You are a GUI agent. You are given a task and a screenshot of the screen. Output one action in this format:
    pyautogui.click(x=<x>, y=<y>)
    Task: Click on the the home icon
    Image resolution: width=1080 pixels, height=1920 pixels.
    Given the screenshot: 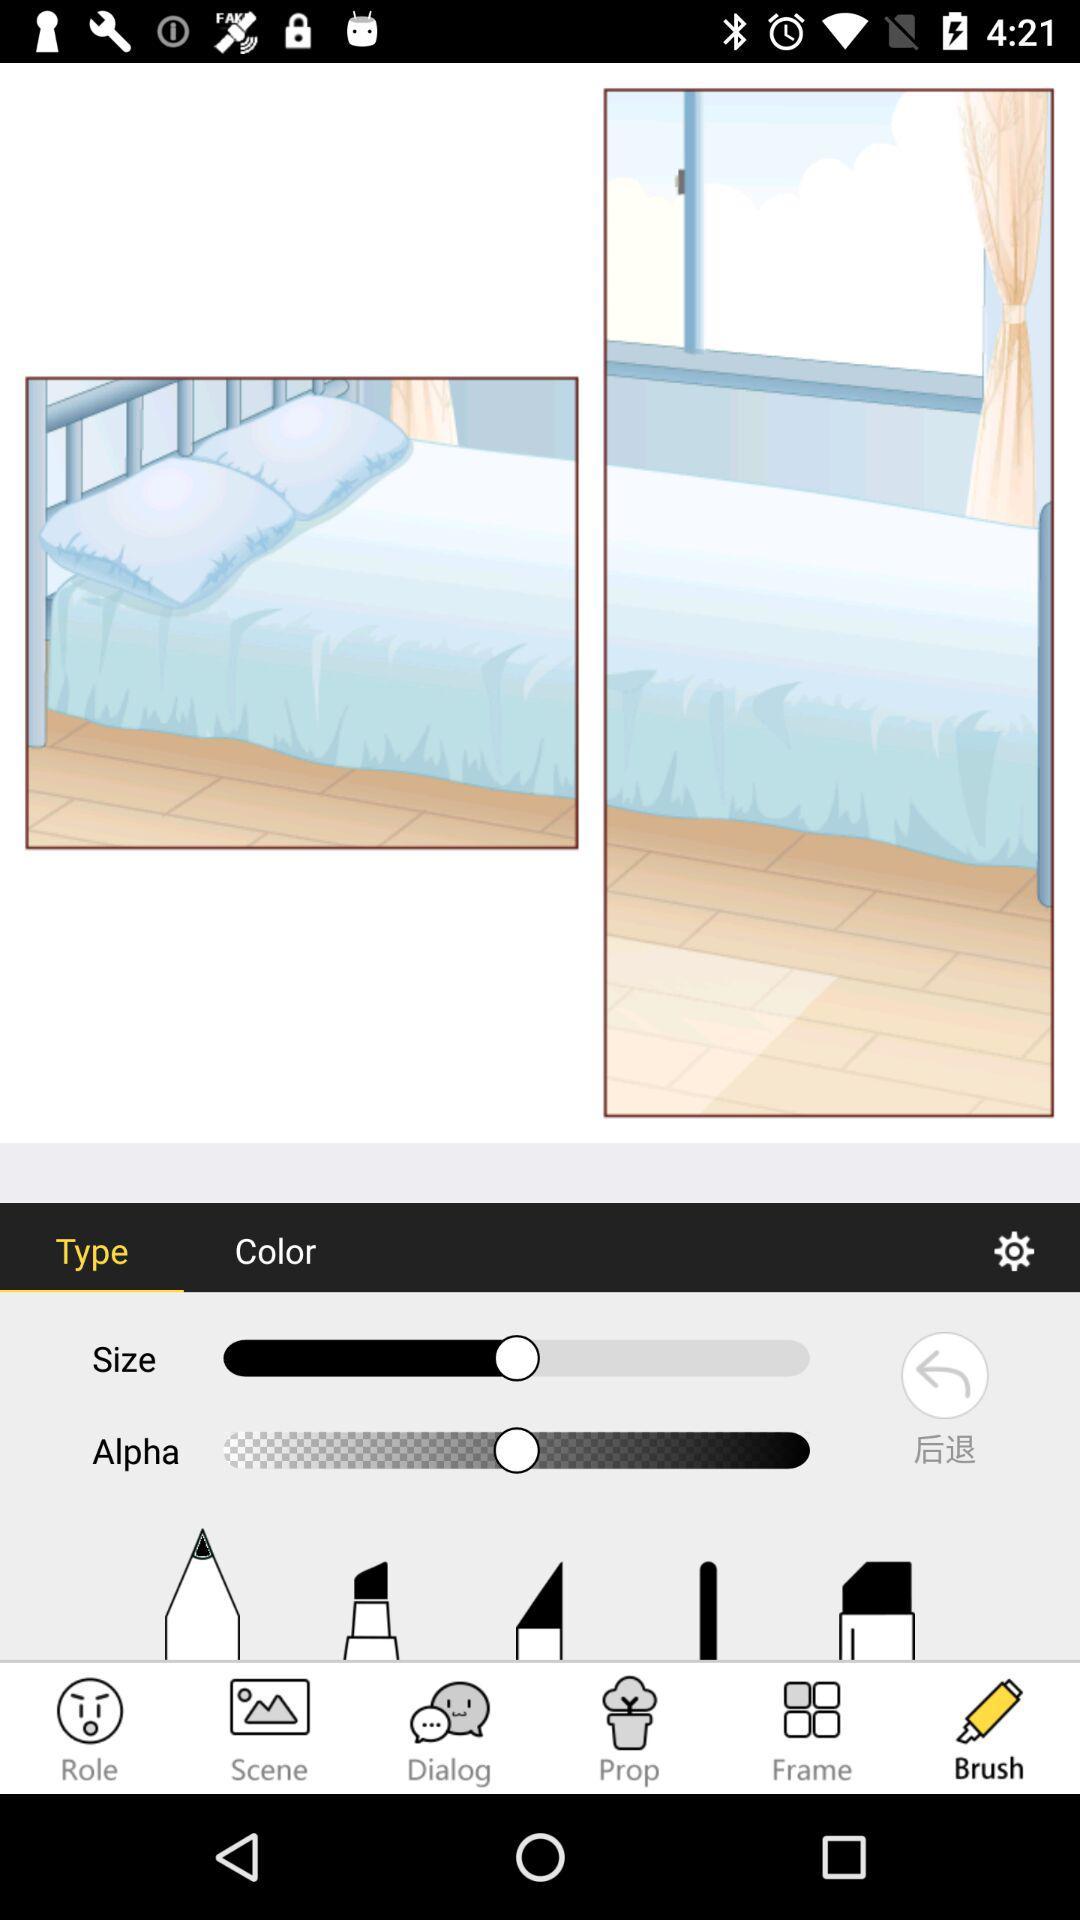 What is the action you would take?
    pyautogui.click(x=370, y=1593)
    